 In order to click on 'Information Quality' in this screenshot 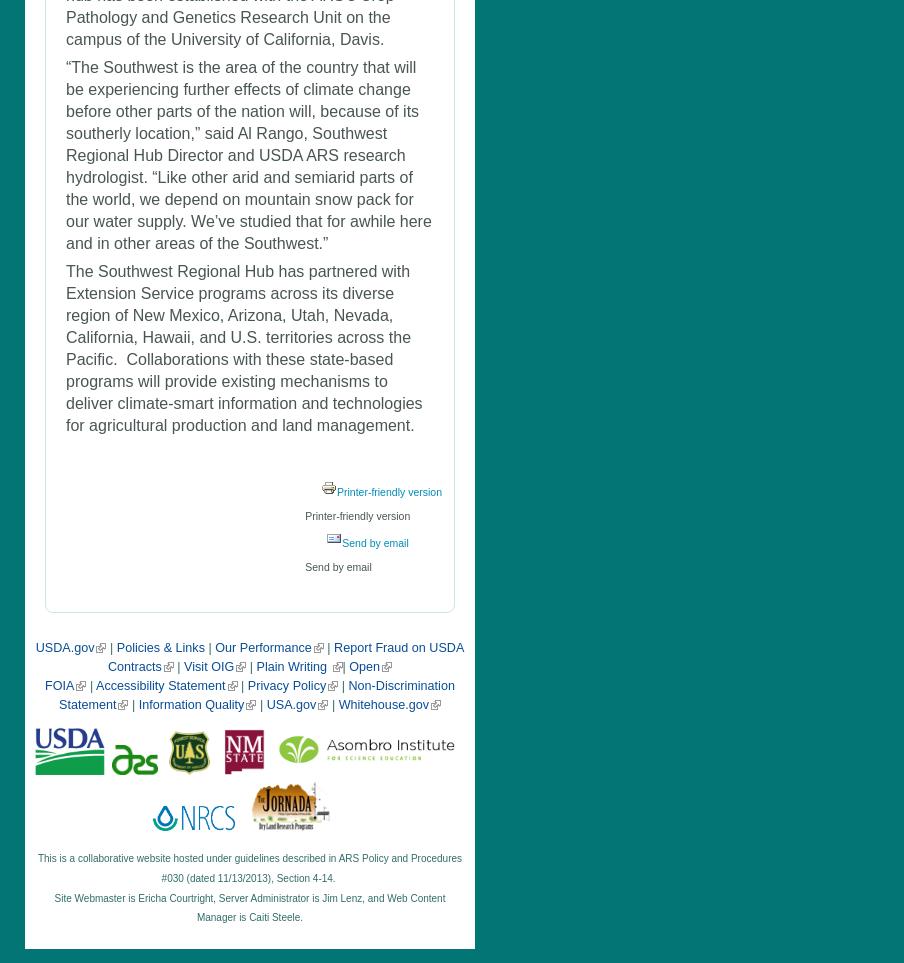, I will do `click(191, 704)`.